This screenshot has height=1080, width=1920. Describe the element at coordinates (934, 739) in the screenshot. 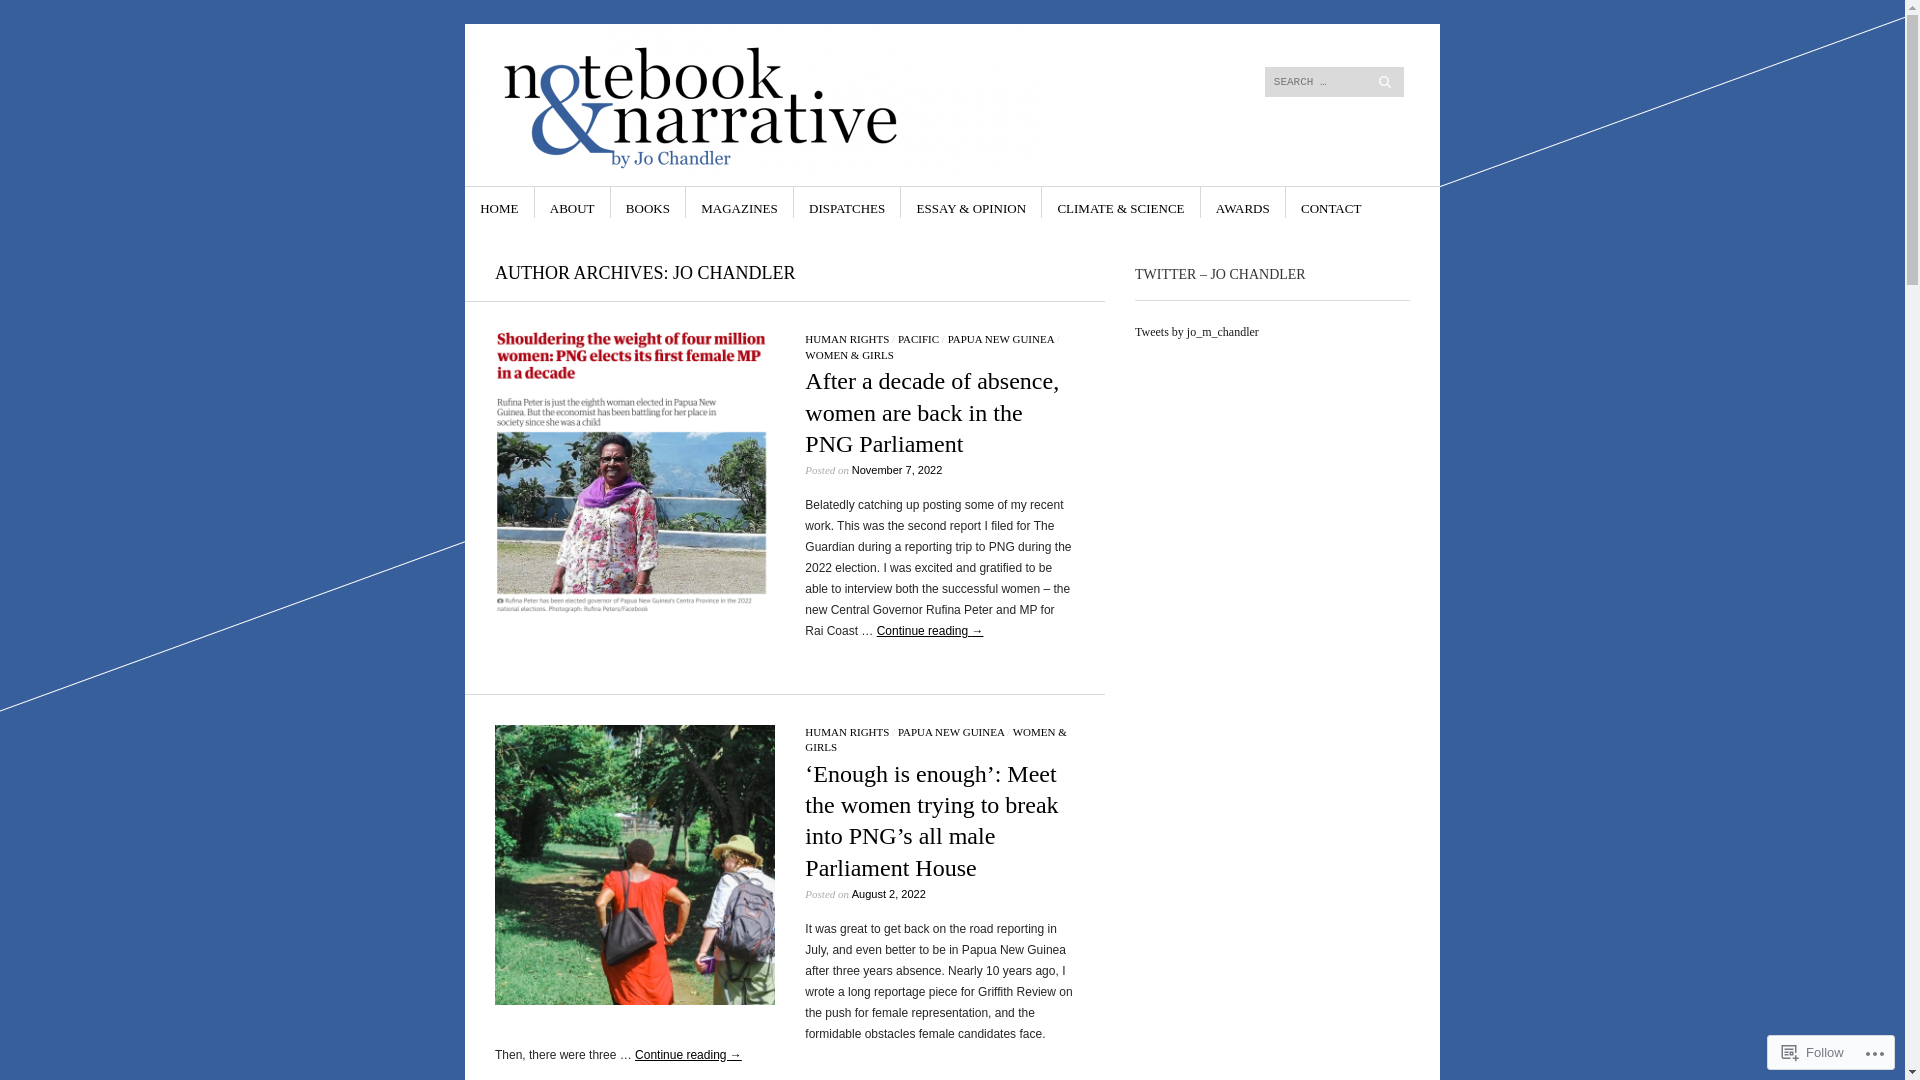

I see `'WOMEN & GIRLS'` at that location.